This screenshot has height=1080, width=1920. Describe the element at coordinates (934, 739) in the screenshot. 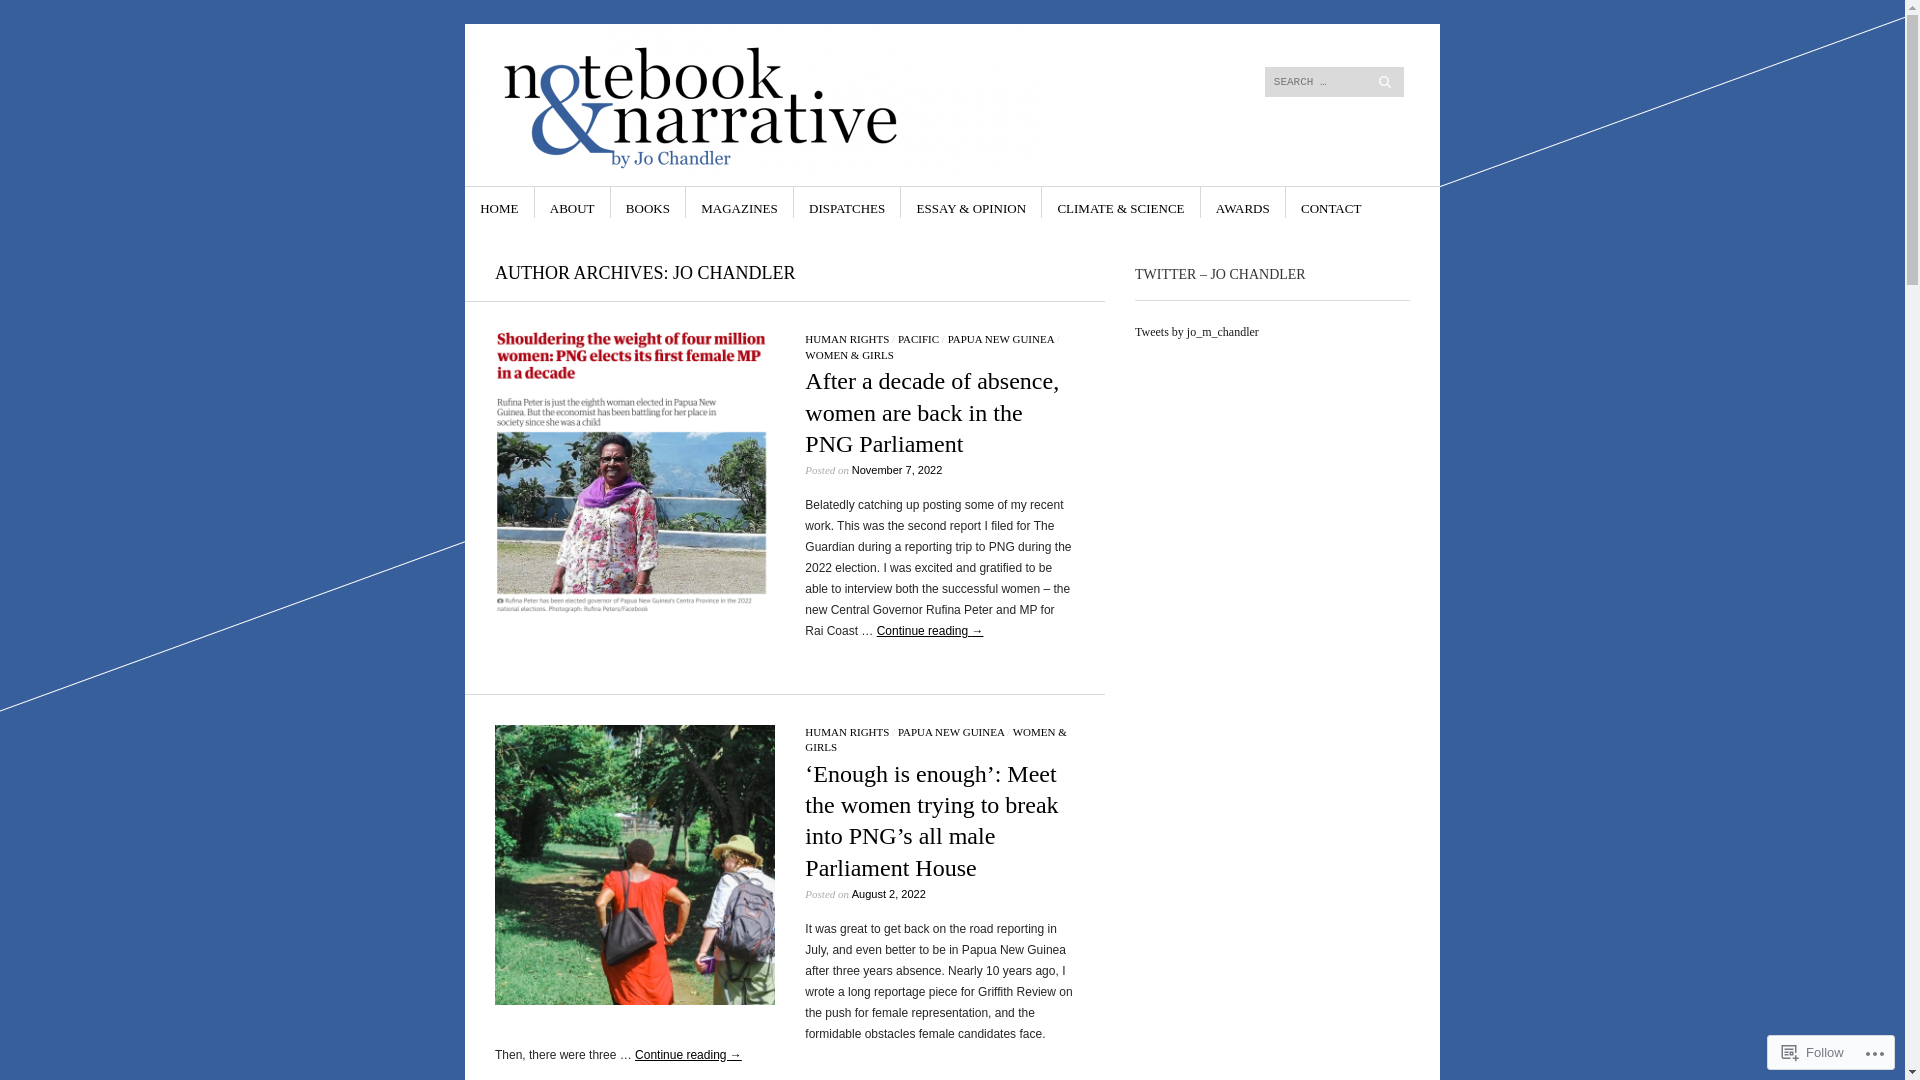

I see `'WOMEN & GIRLS'` at that location.